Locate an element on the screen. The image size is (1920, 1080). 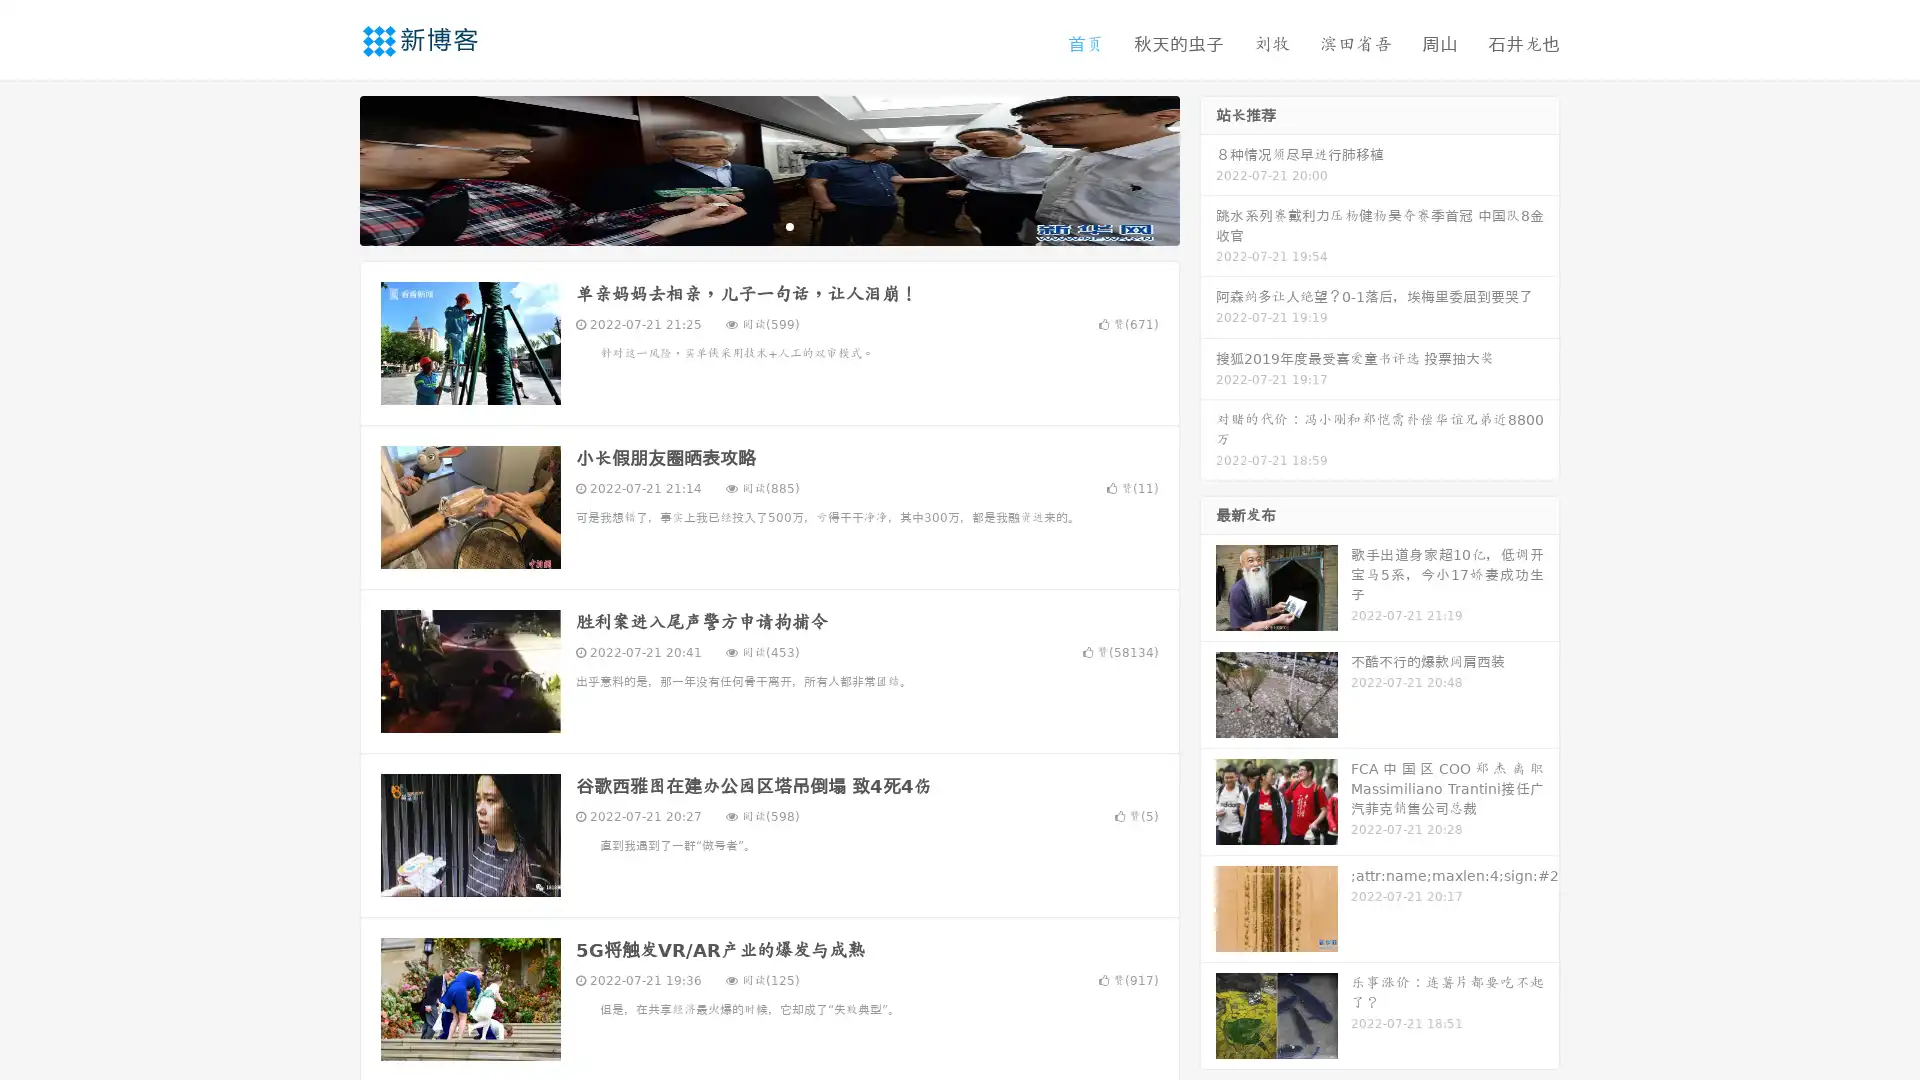
Next slide is located at coordinates (1208, 168).